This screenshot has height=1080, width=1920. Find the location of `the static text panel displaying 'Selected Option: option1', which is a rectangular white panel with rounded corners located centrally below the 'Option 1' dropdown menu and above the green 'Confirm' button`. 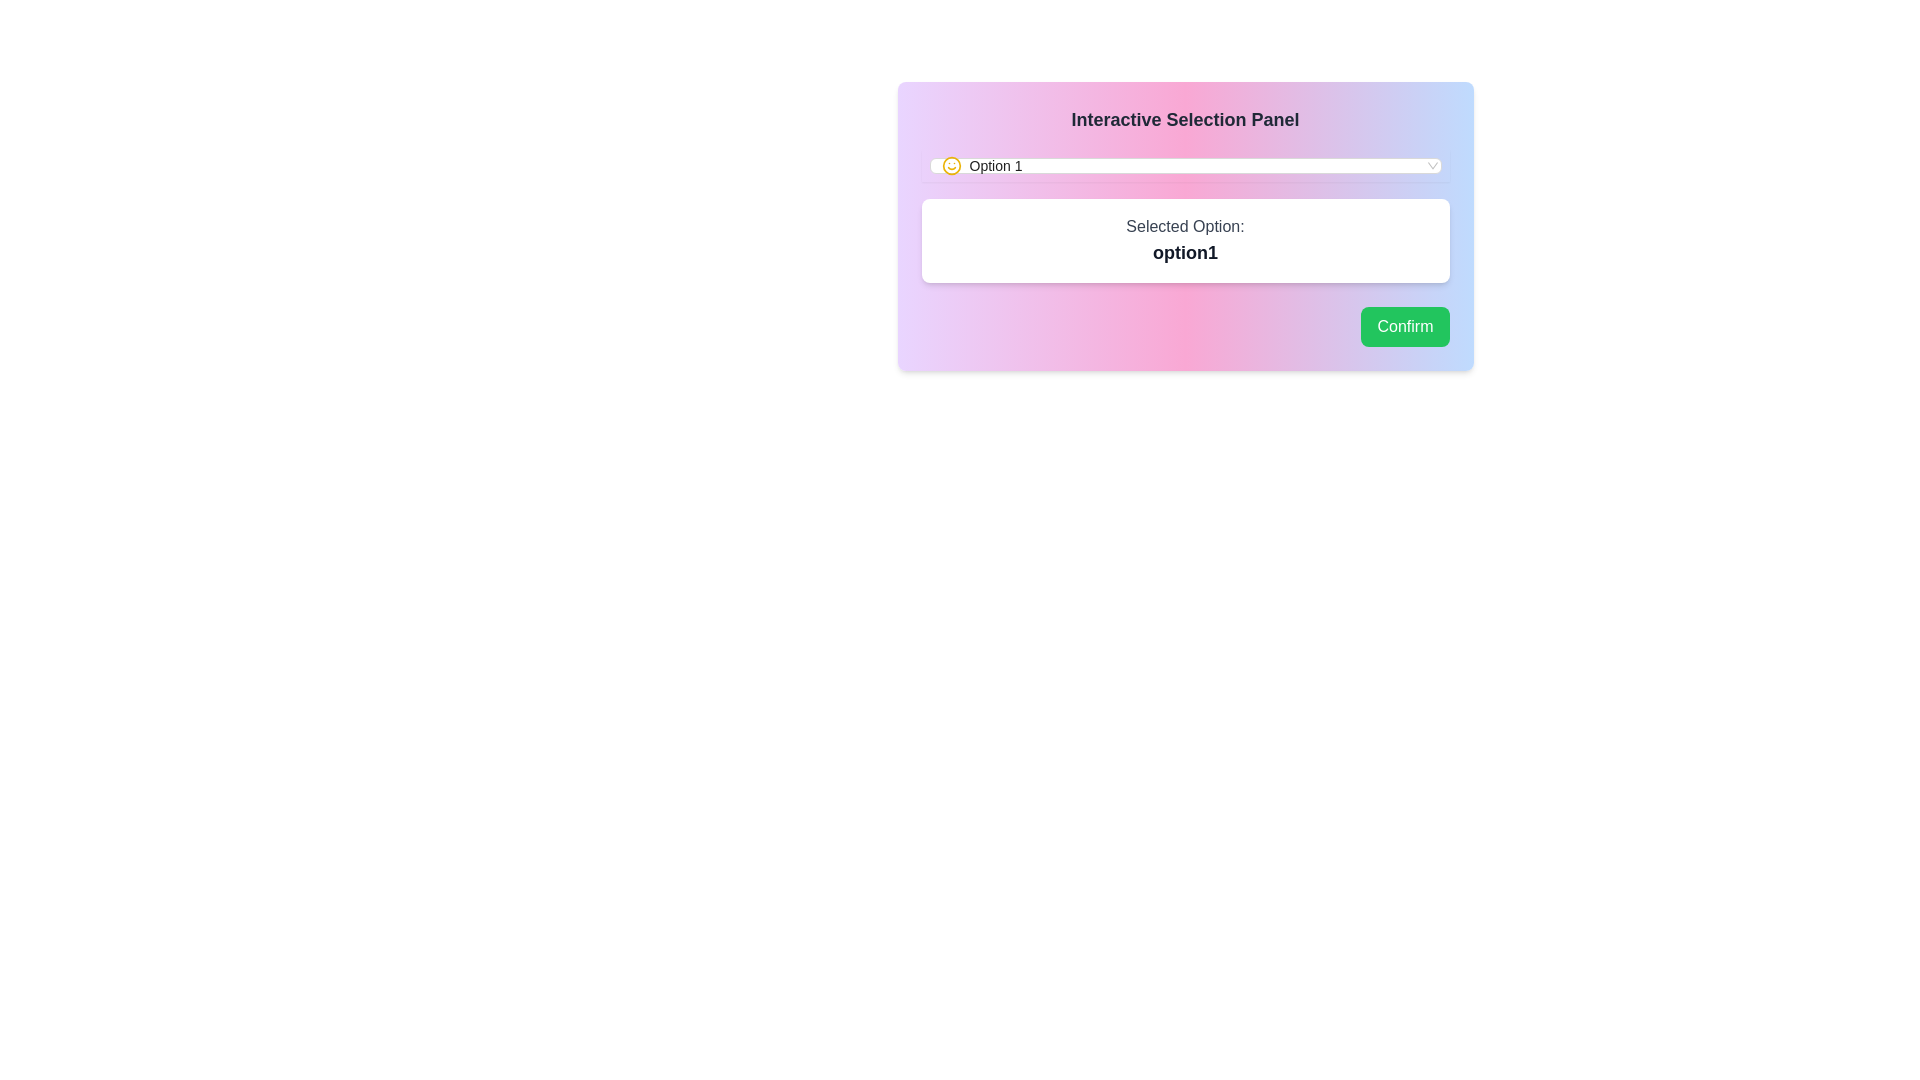

the static text panel displaying 'Selected Option: option1', which is a rectangular white panel with rounded corners located centrally below the 'Option 1' dropdown menu and above the green 'Confirm' button is located at coordinates (1185, 239).